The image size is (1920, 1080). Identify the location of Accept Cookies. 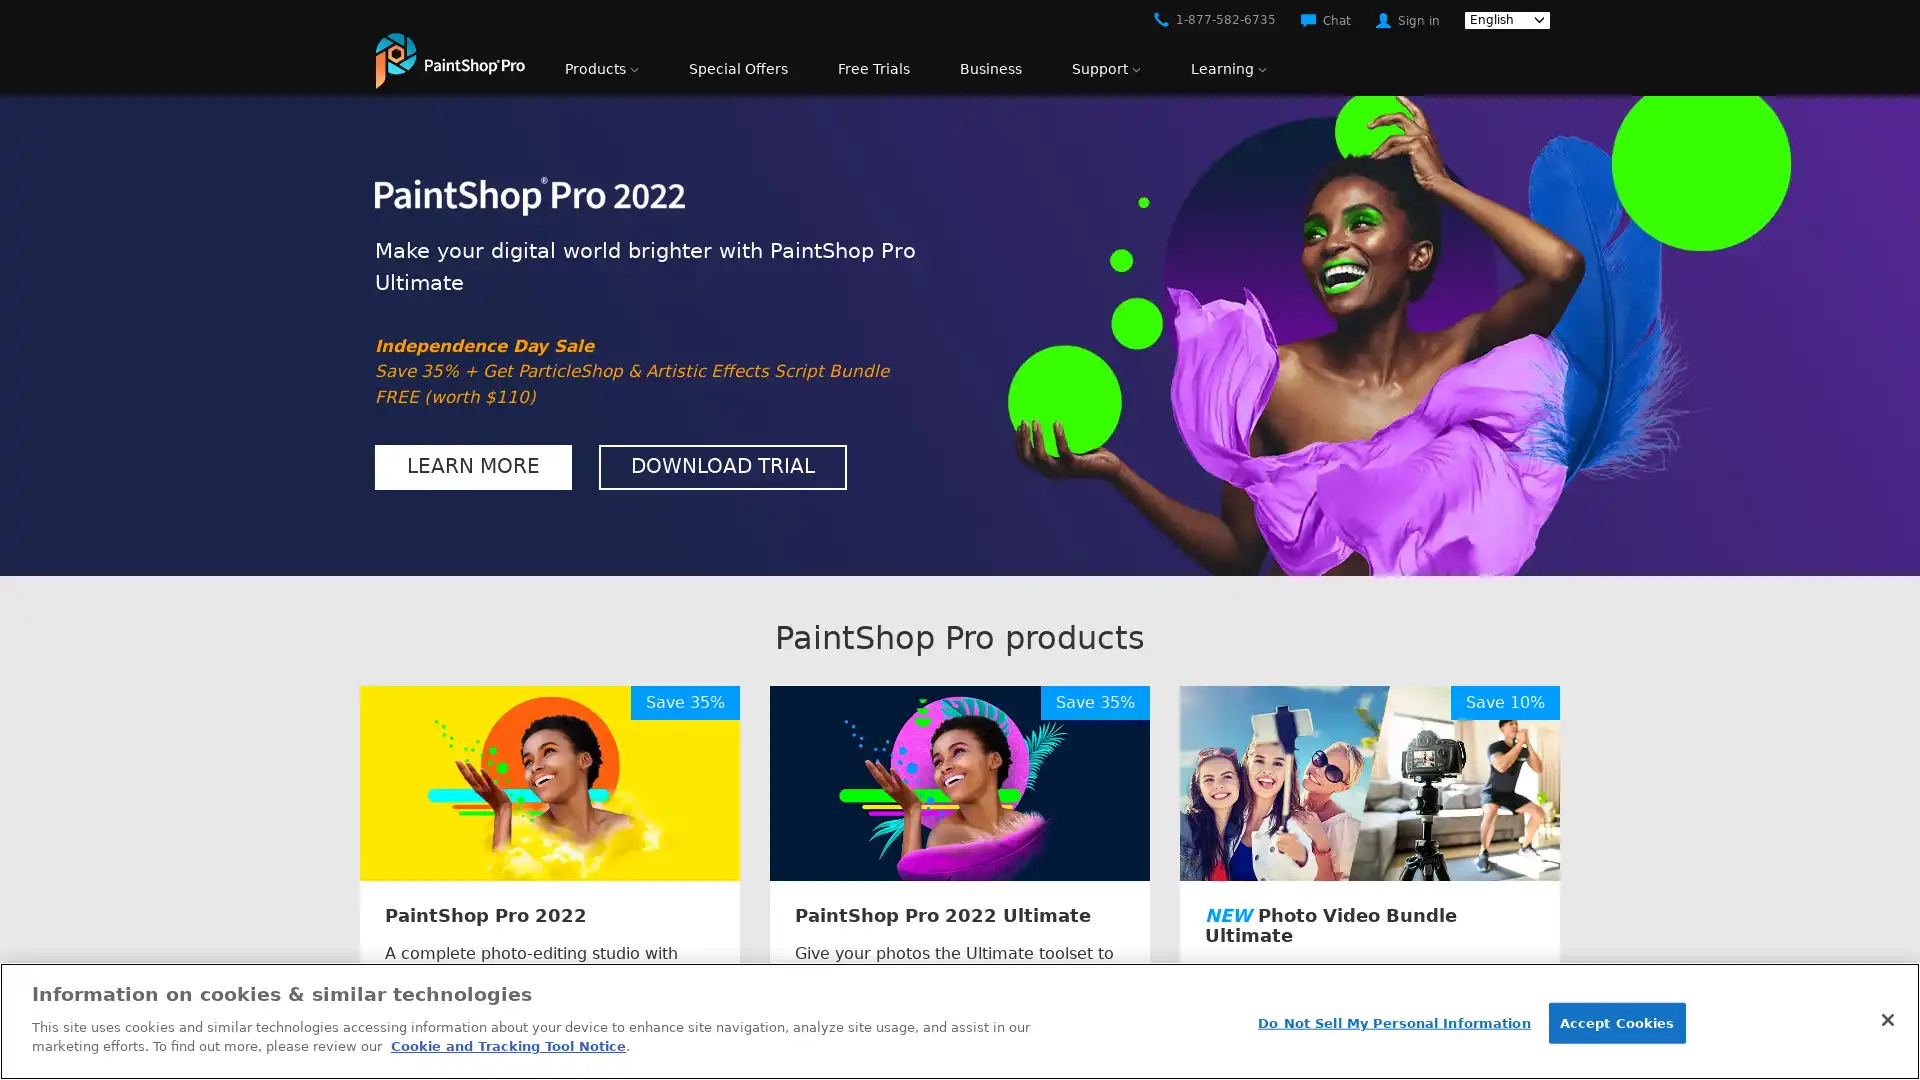
(1616, 1022).